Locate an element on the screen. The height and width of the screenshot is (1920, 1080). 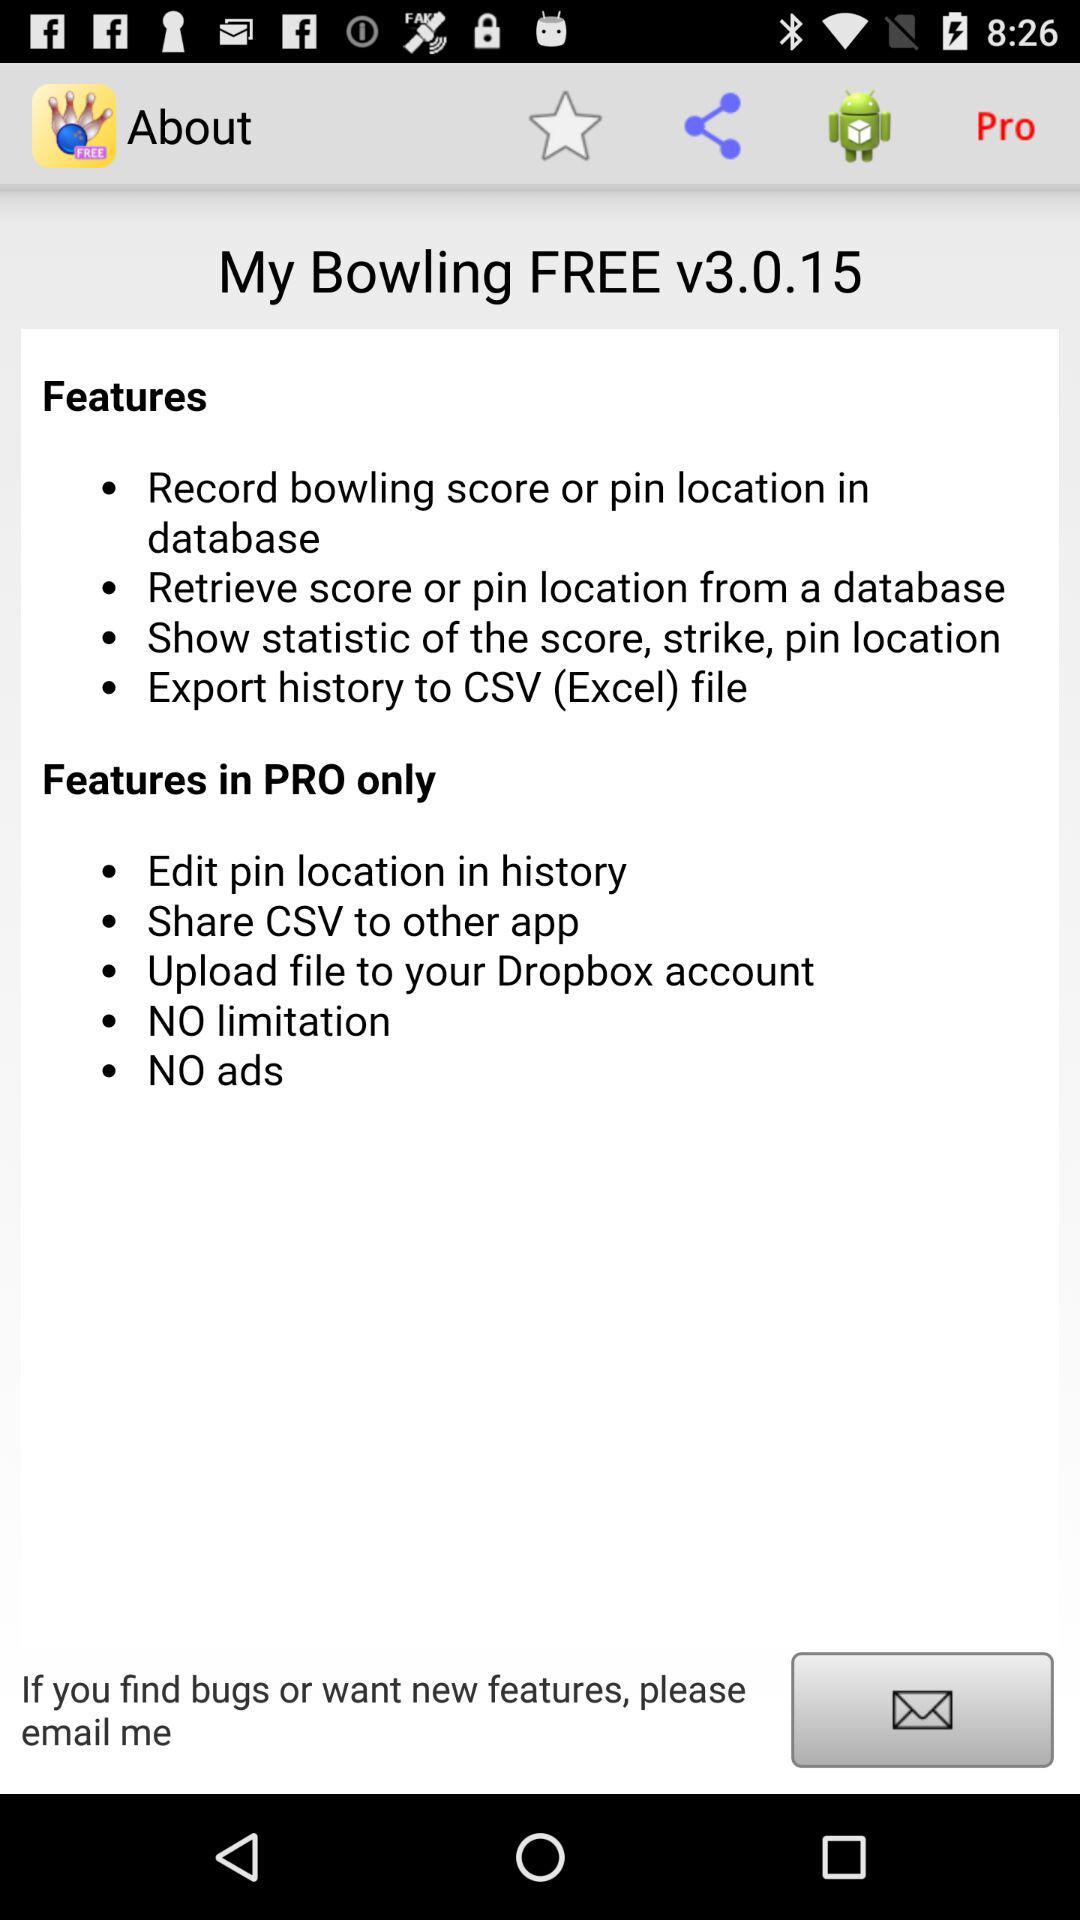
message box is located at coordinates (922, 1708).